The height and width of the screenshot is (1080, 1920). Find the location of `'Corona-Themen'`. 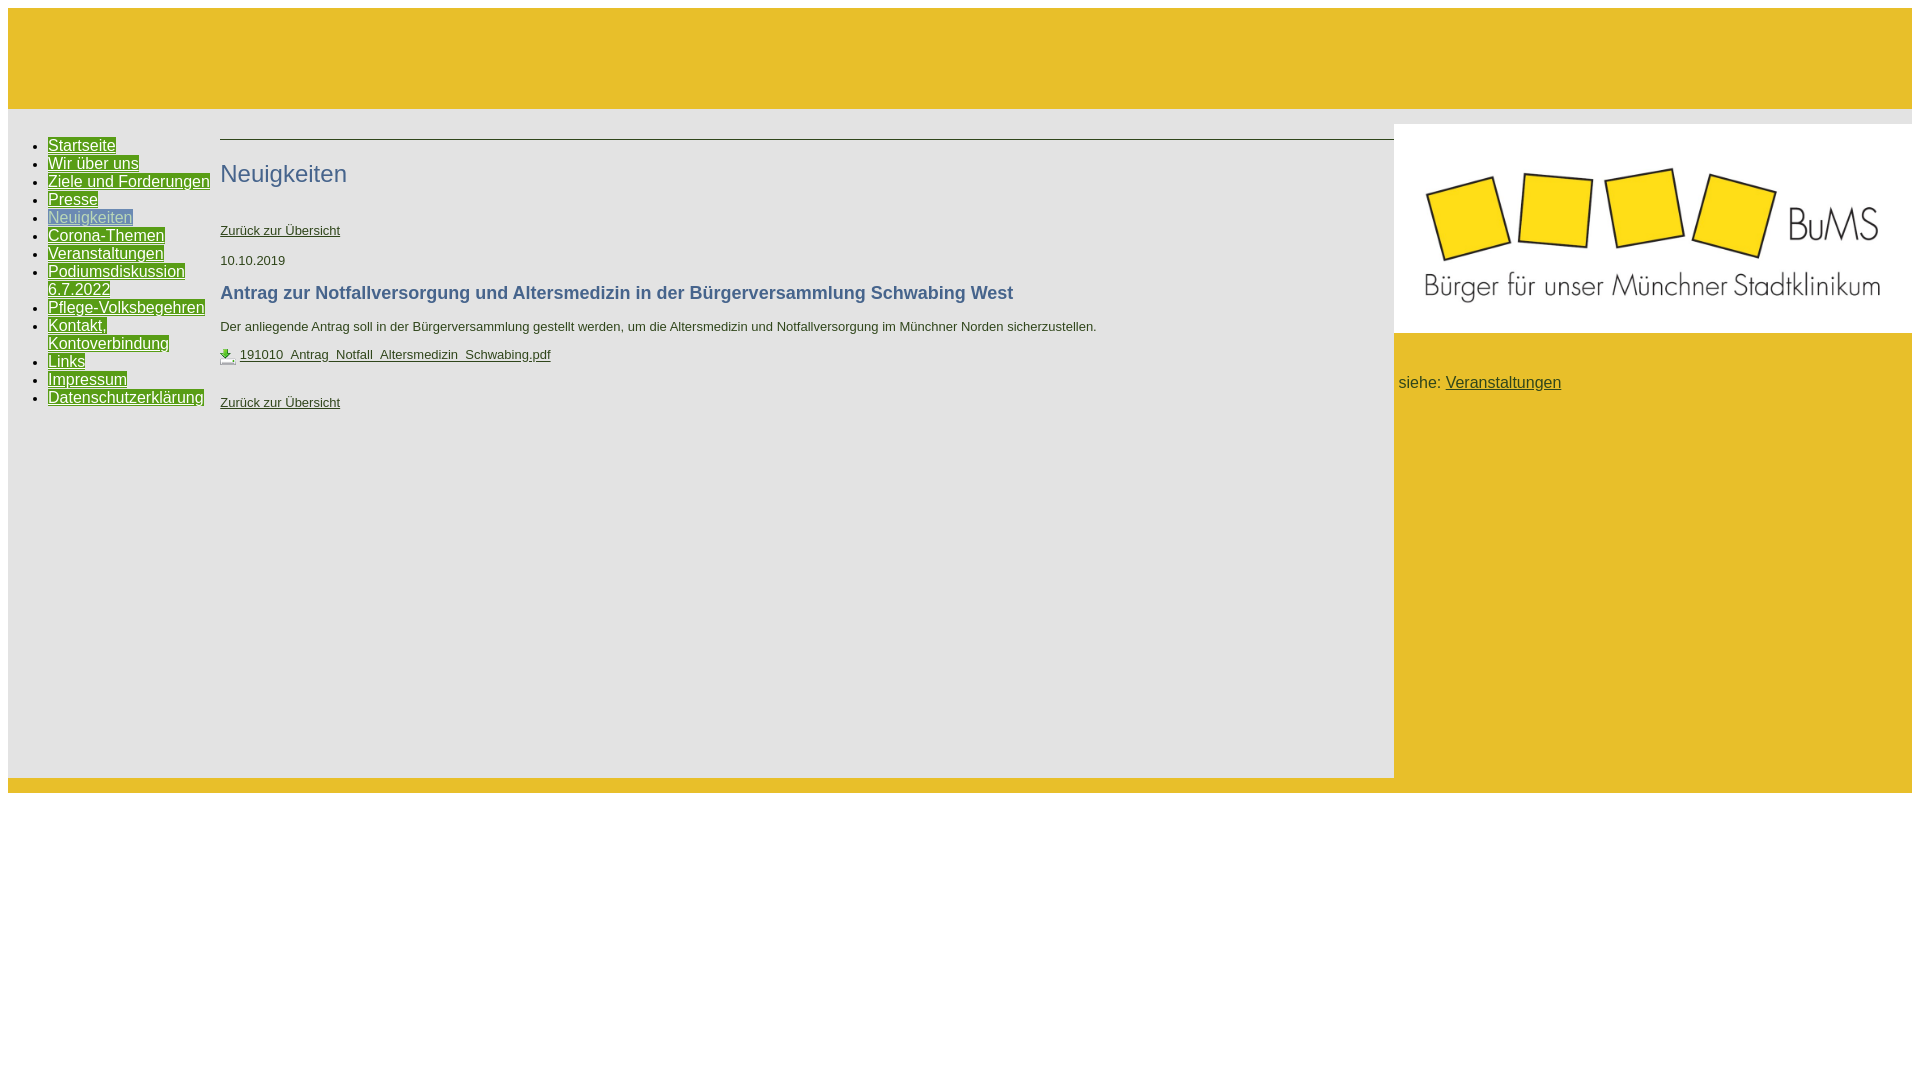

'Corona-Themen' is located at coordinates (48, 234).